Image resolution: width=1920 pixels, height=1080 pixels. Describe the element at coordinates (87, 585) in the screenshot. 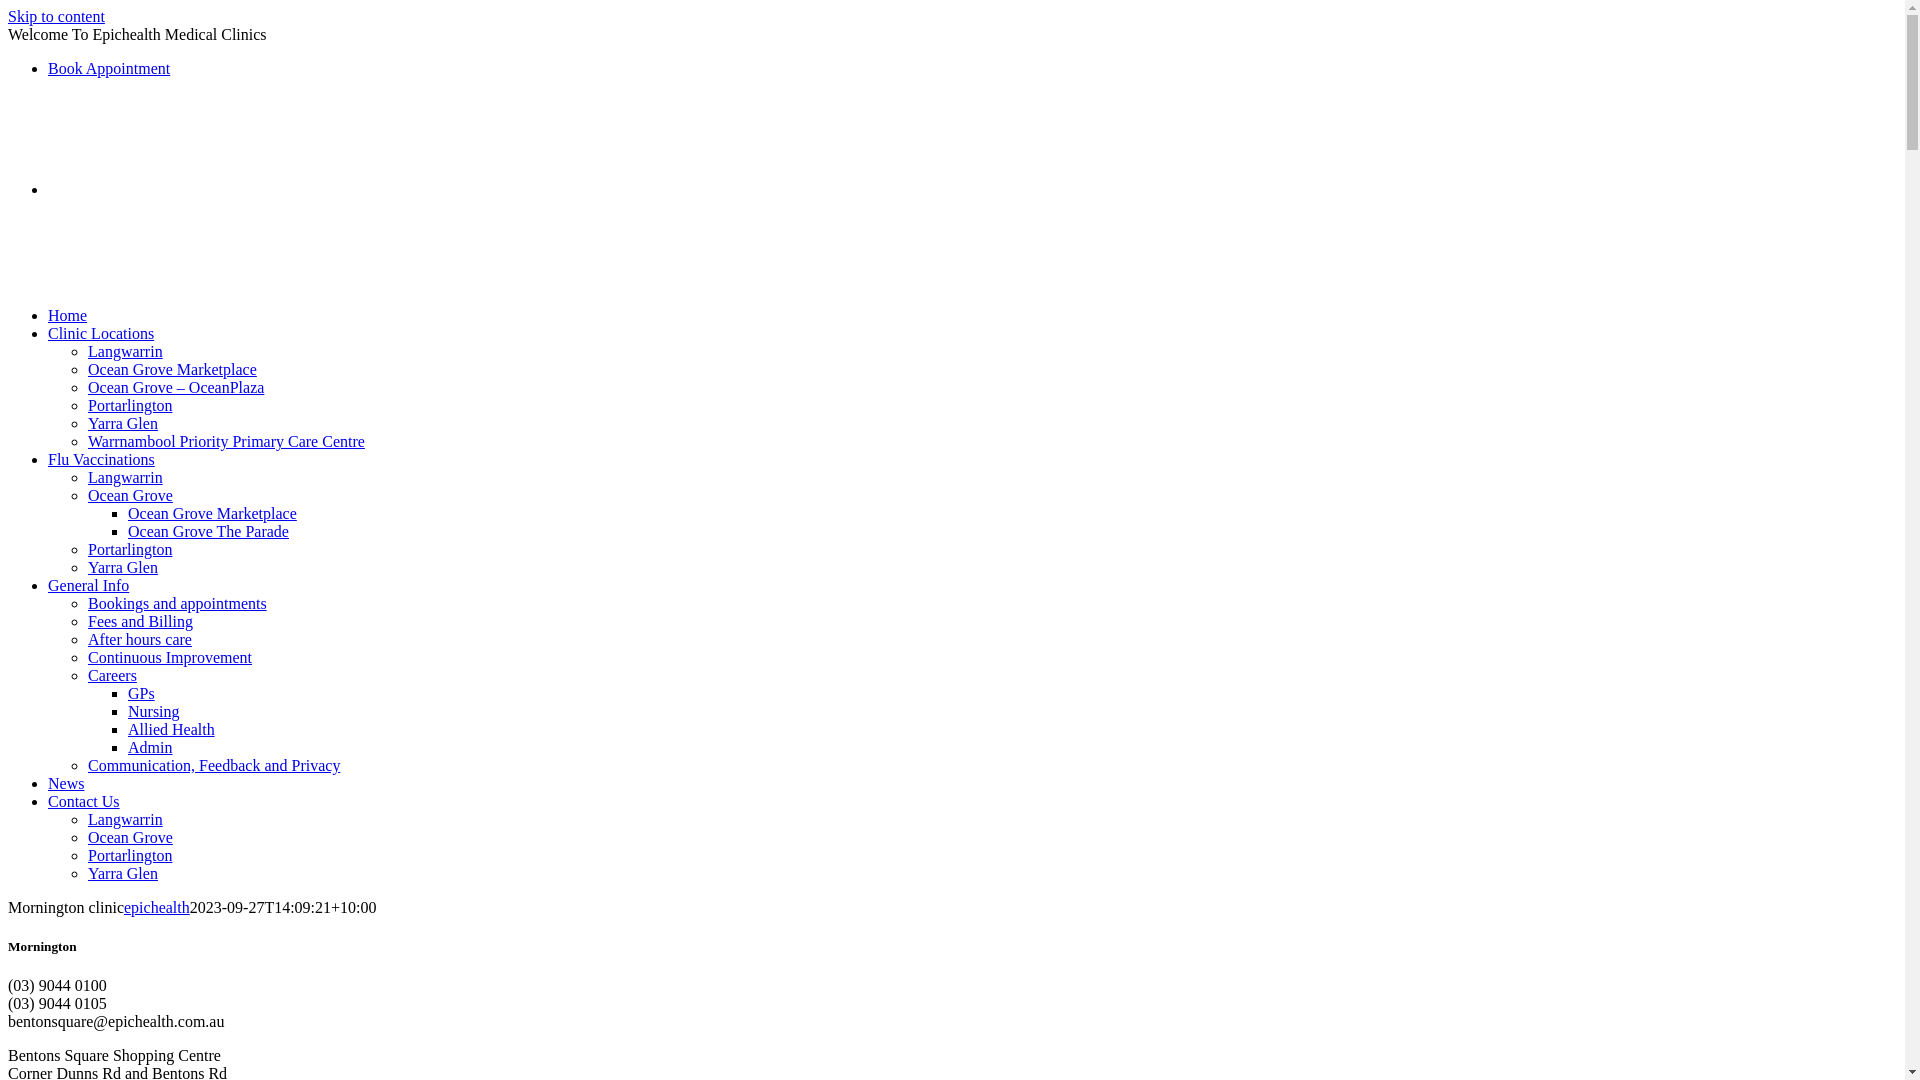

I see `'General Info'` at that location.